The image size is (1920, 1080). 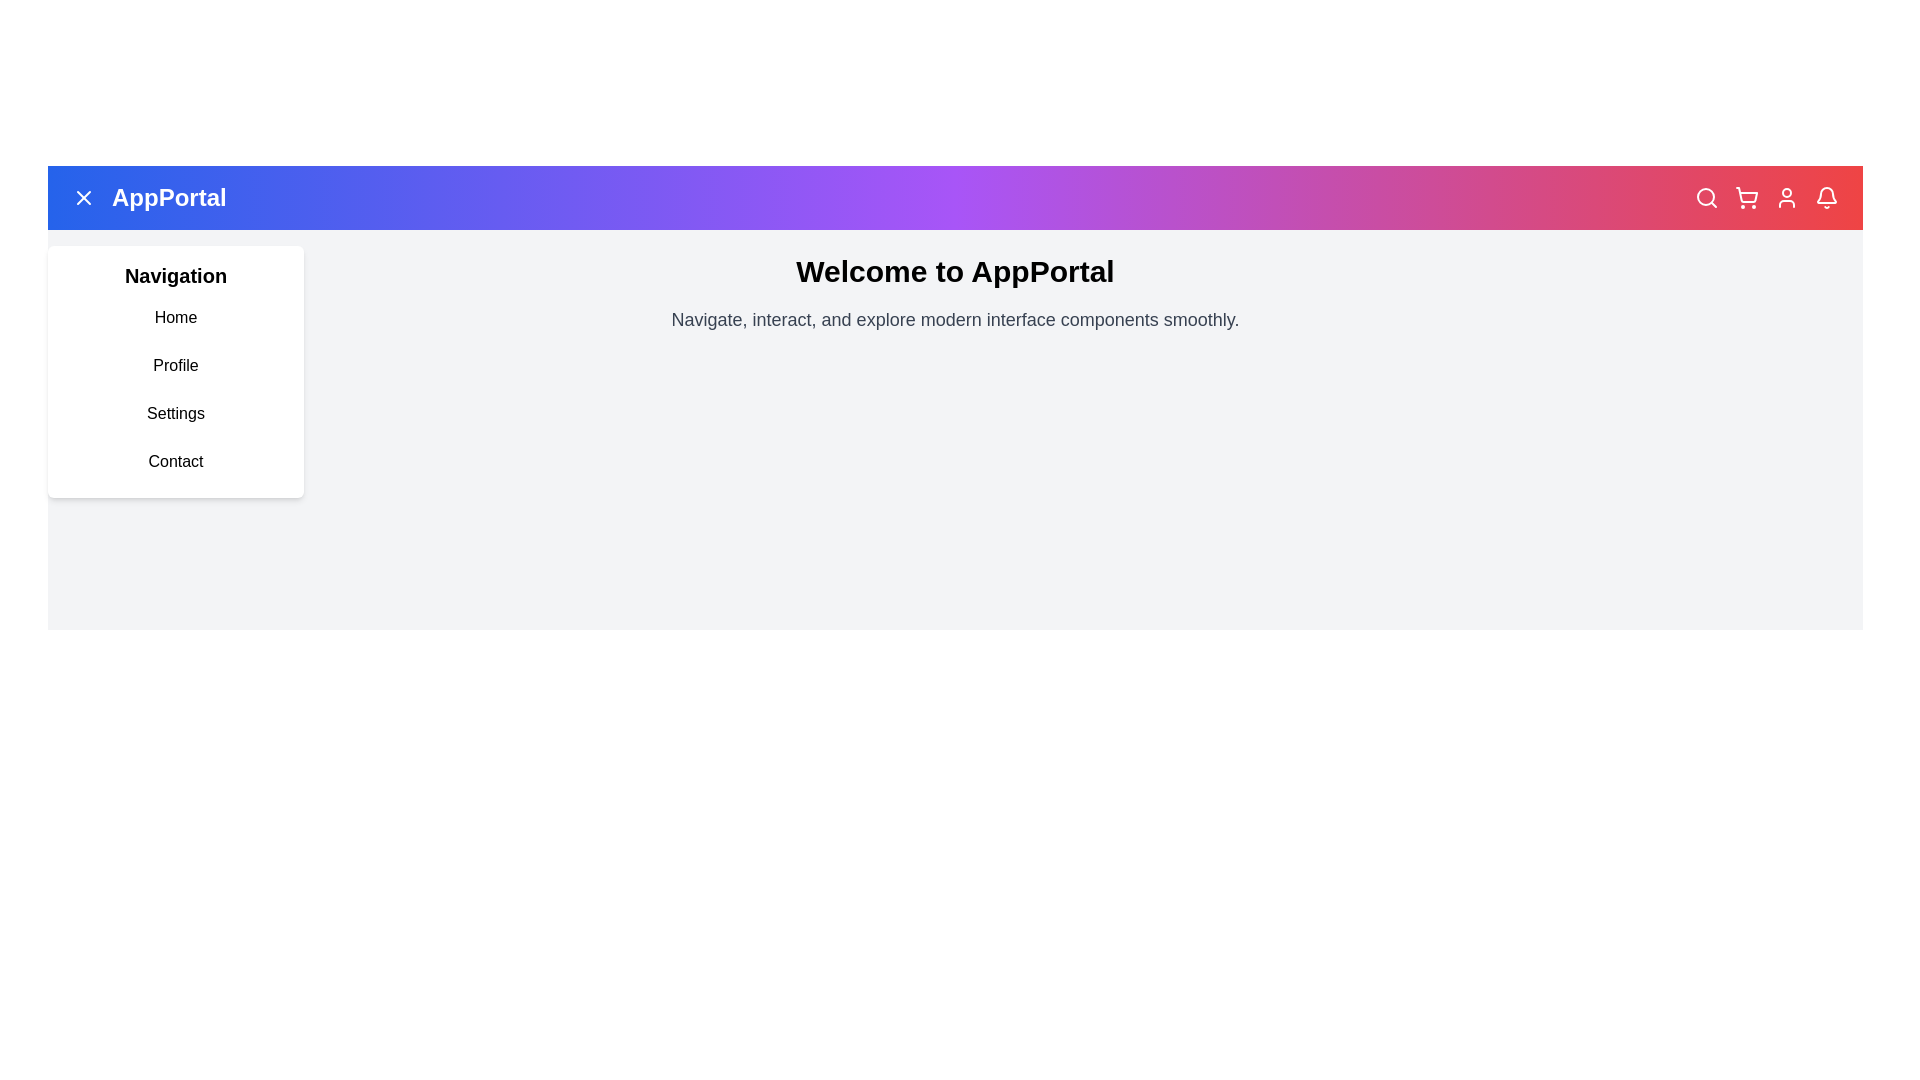 What do you see at coordinates (1746, 197) in the screenshot?
I see `the shopping cart icon located in the top bar of the interface` at bounding box center [1746, 197].